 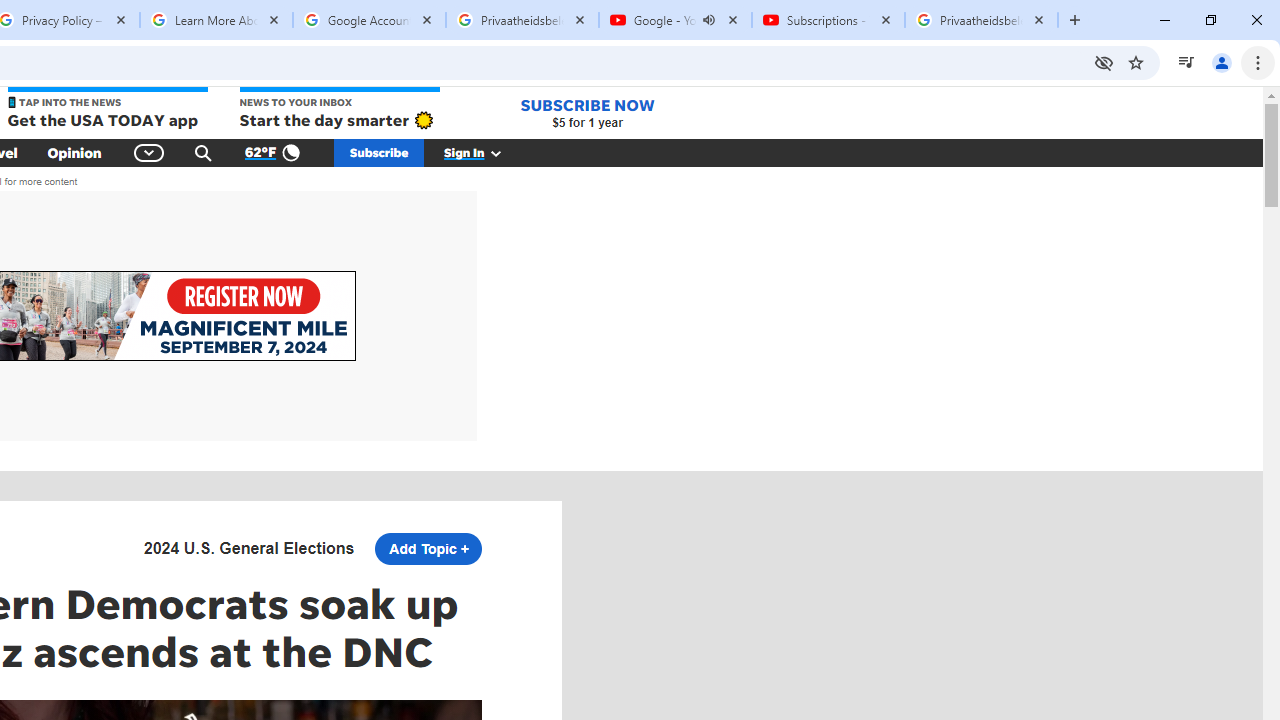 What do you see at coordinates (148, 152) in the screenshot?
I see `'Global Navigation'` at bounding box center [148, 152].